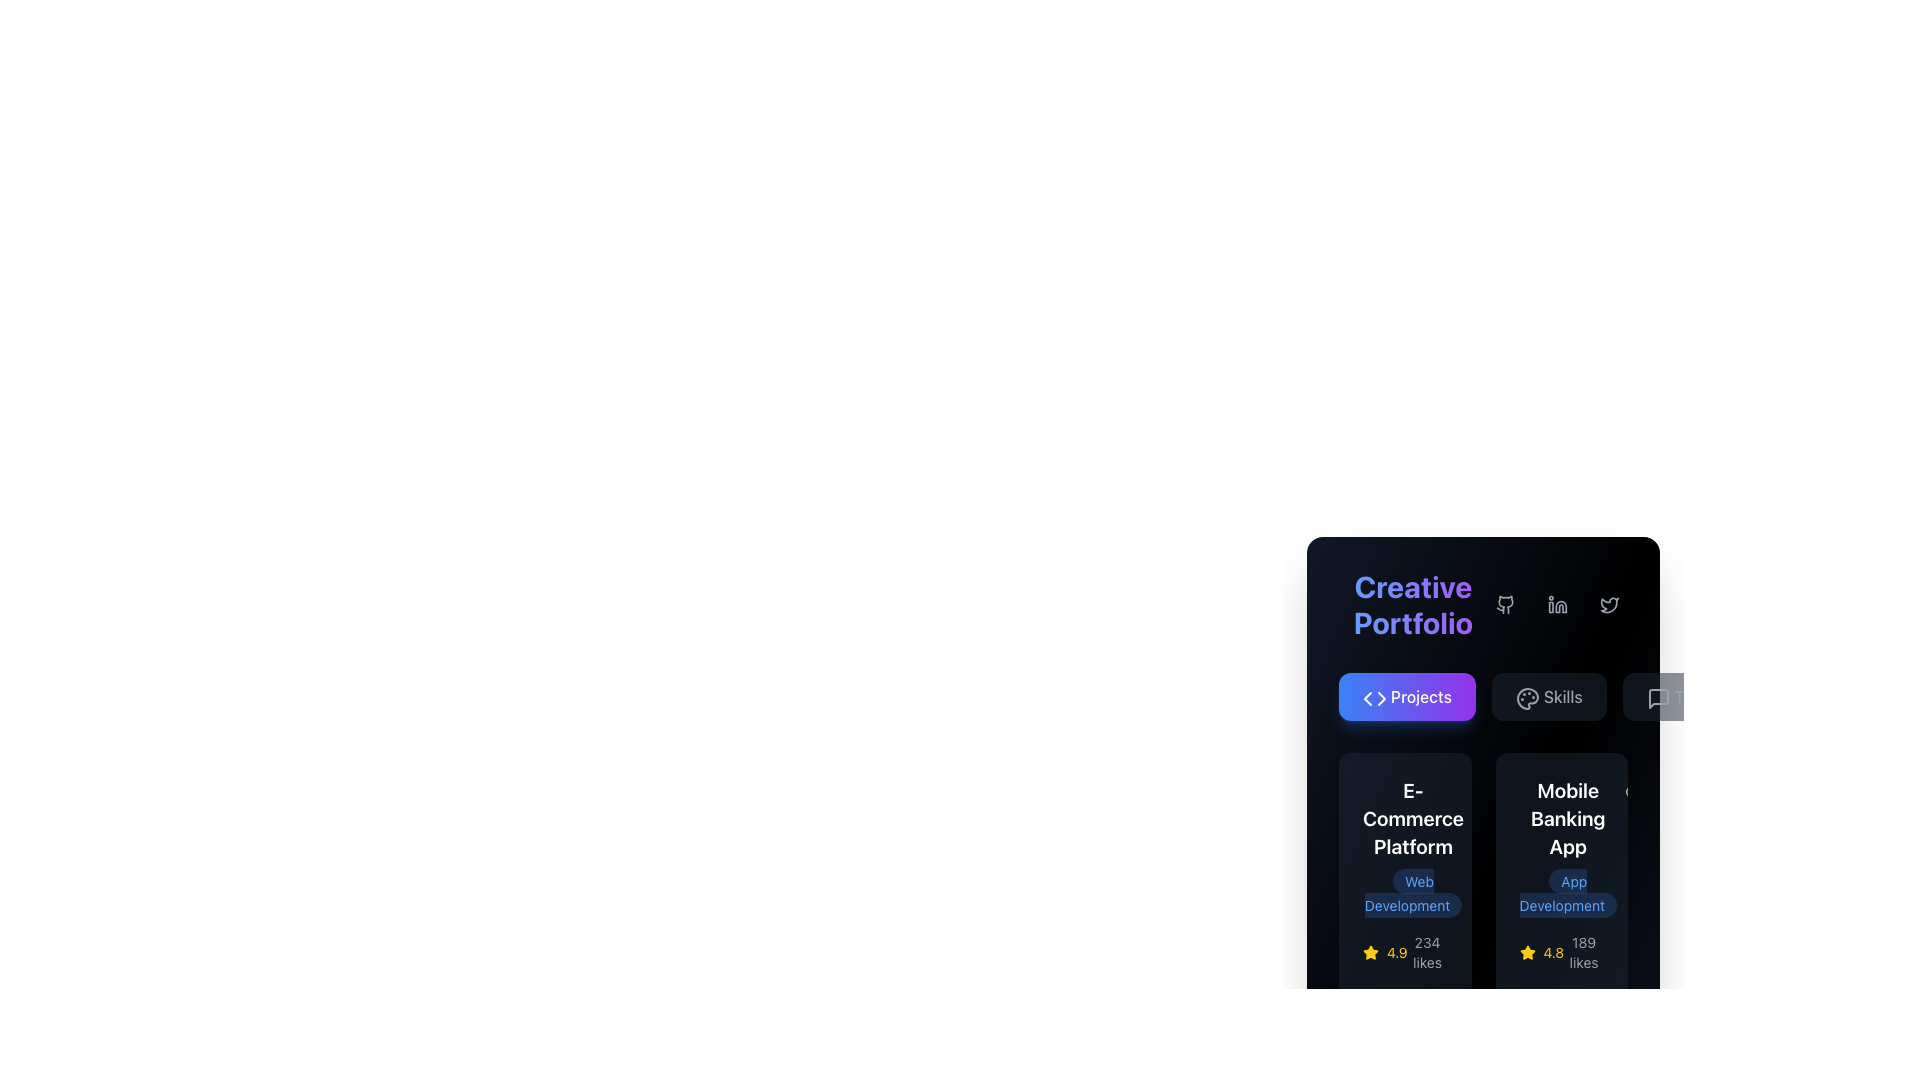 This screenshot has height=1080, width=1920. What do you see at coordinates (1706, 696) in the screenshot?
I see `the third button in the navigation bar that navigates to the 'Testimonials' section to provide user feedback` at bounding box center [1706, 696].